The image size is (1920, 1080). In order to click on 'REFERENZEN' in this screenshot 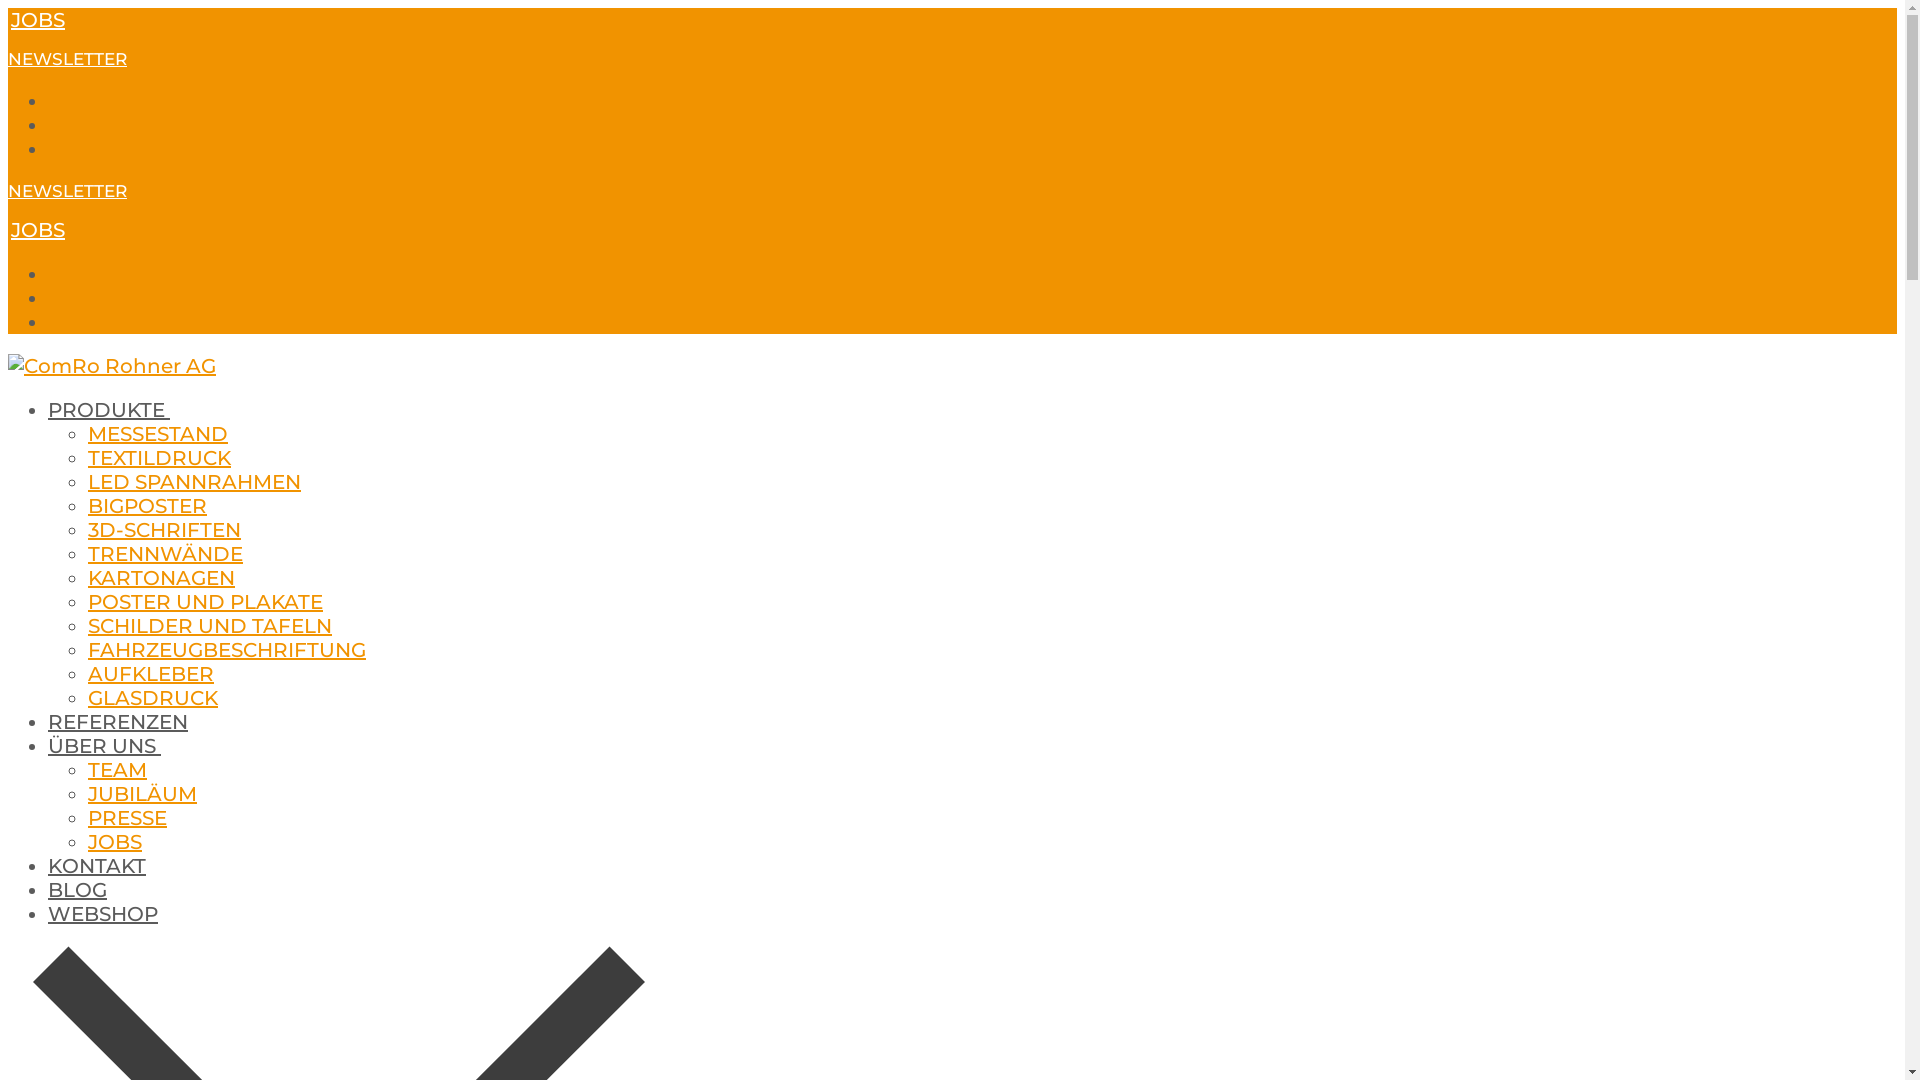, I will do `click(117, 721)`.